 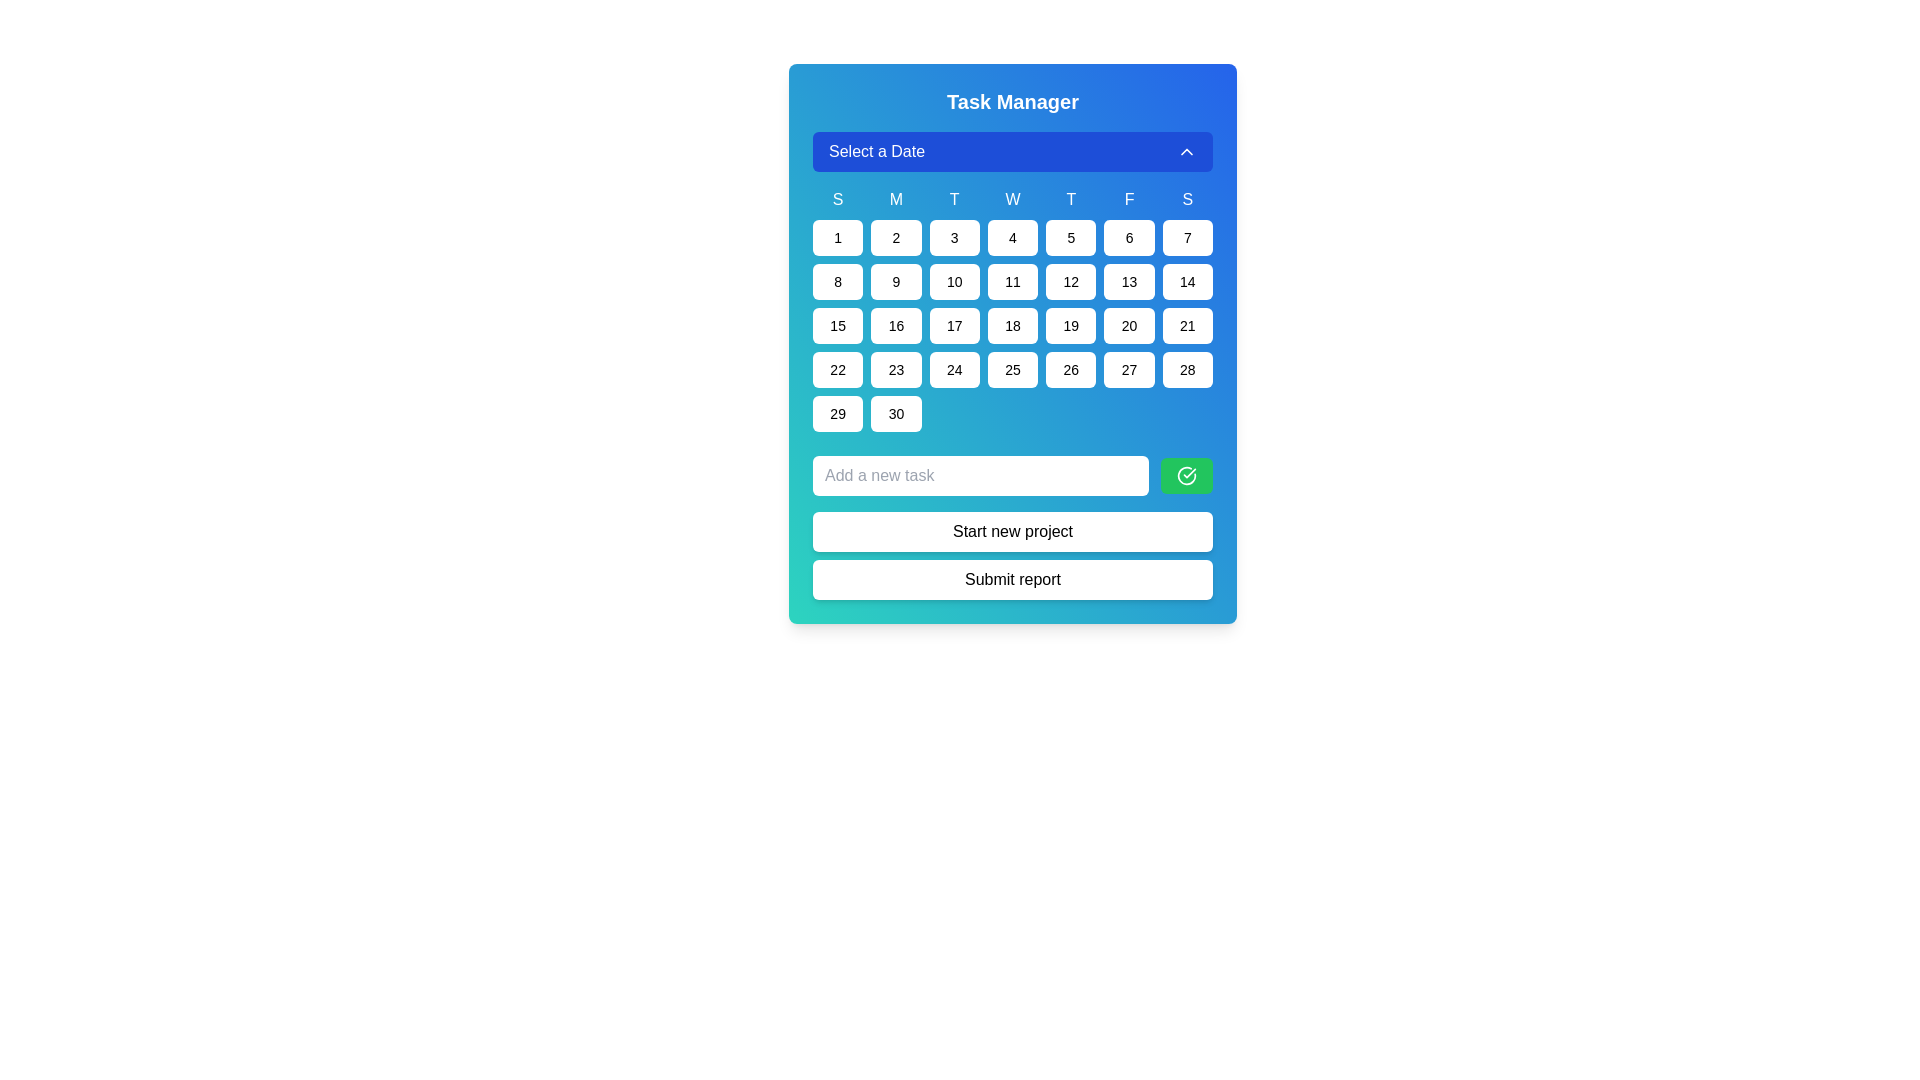 What do you see at coordinates (838, 281) in the screenshot?
I see `the button displaying the number '8' in the calendar grid of the task manager` at bounding box center [838, 281].